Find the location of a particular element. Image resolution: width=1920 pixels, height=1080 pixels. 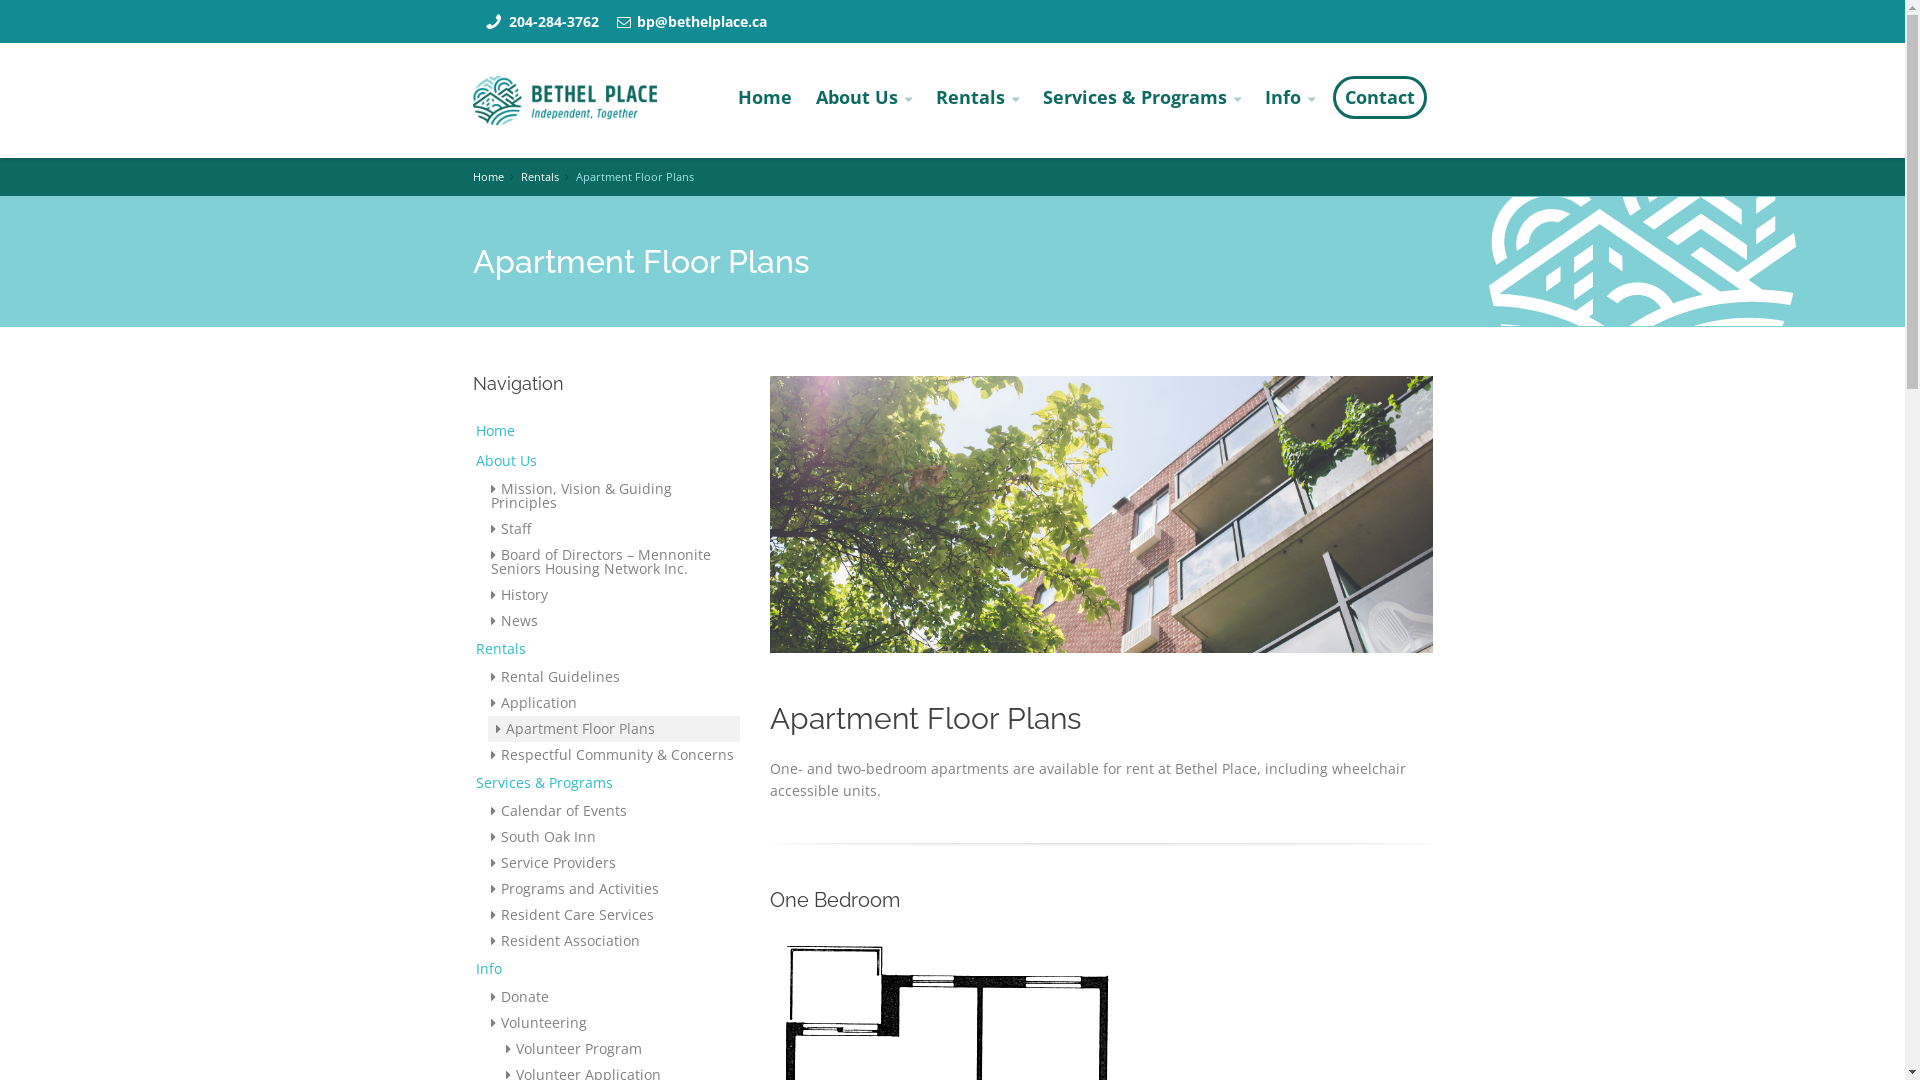

'Home' is located at coordinates (763, 96).